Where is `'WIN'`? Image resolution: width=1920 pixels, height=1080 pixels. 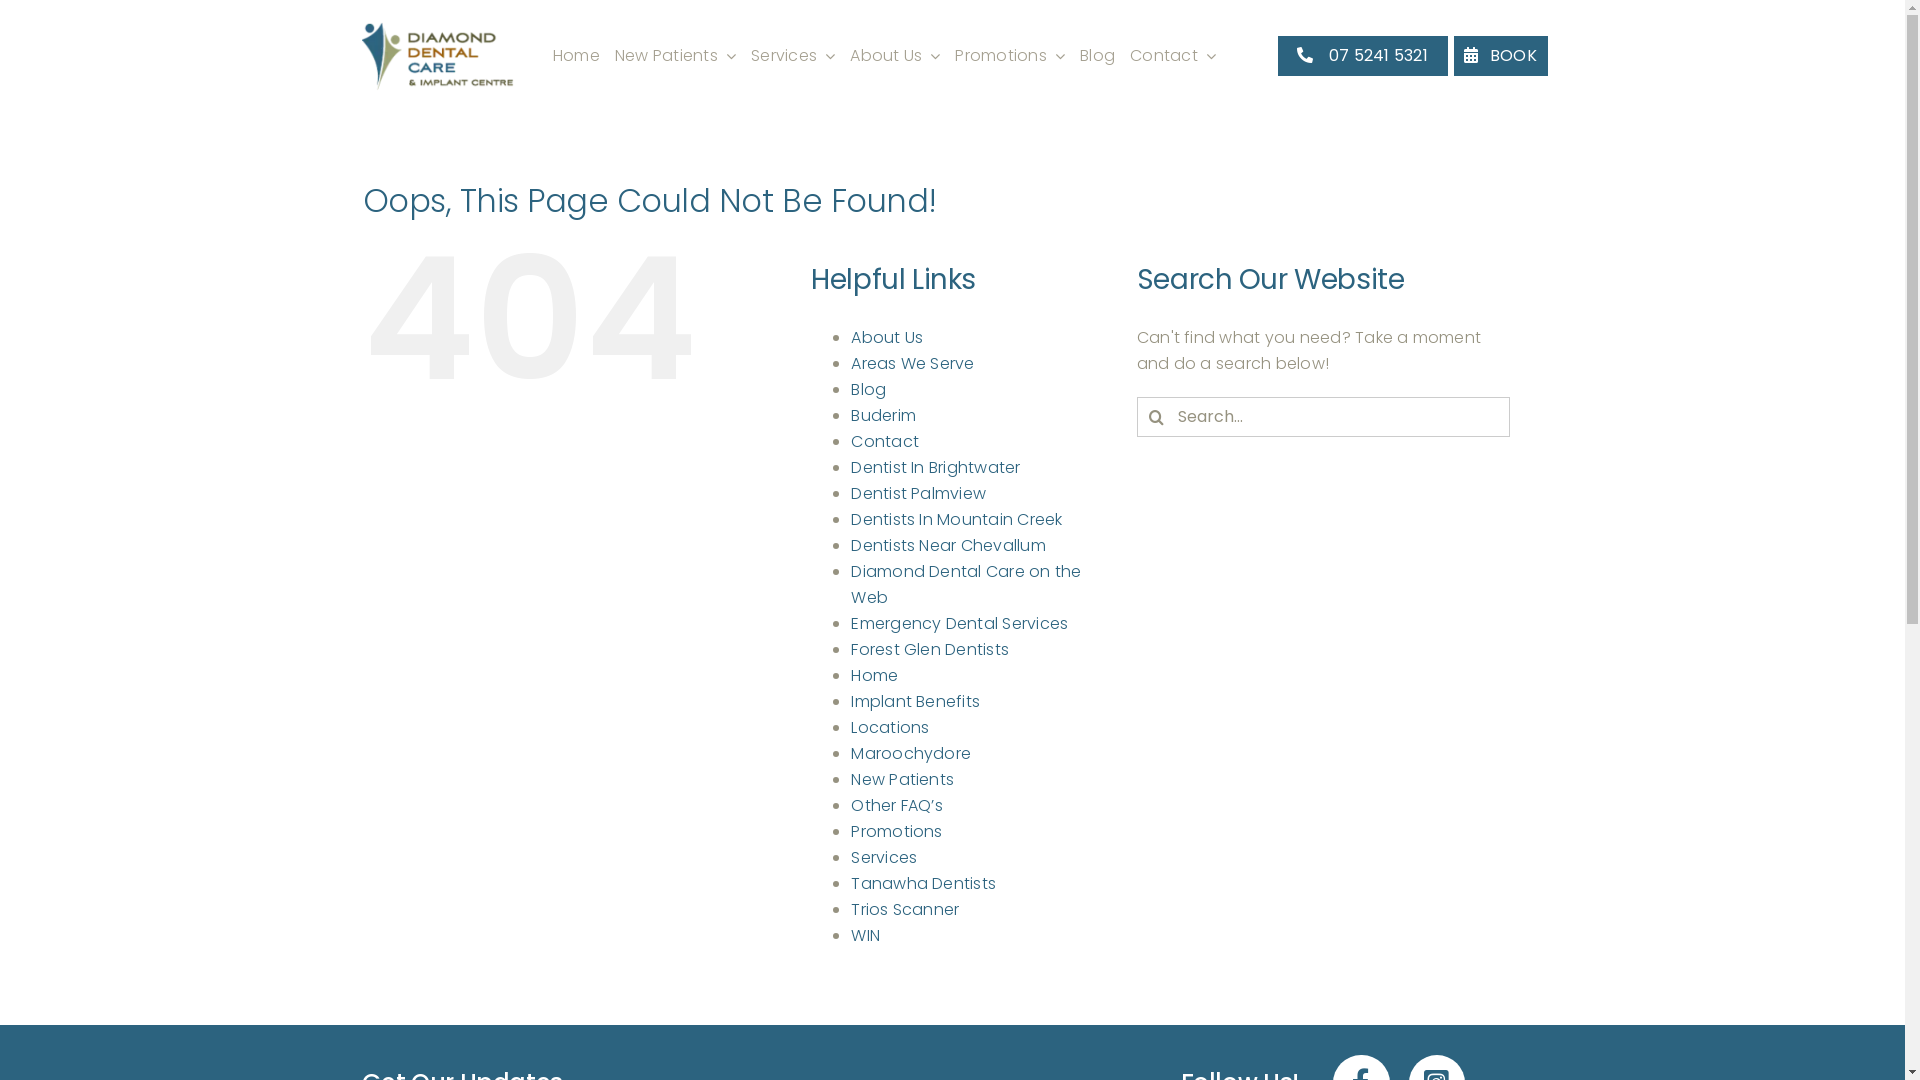 'WIN' is located at coordinates (865, 935).